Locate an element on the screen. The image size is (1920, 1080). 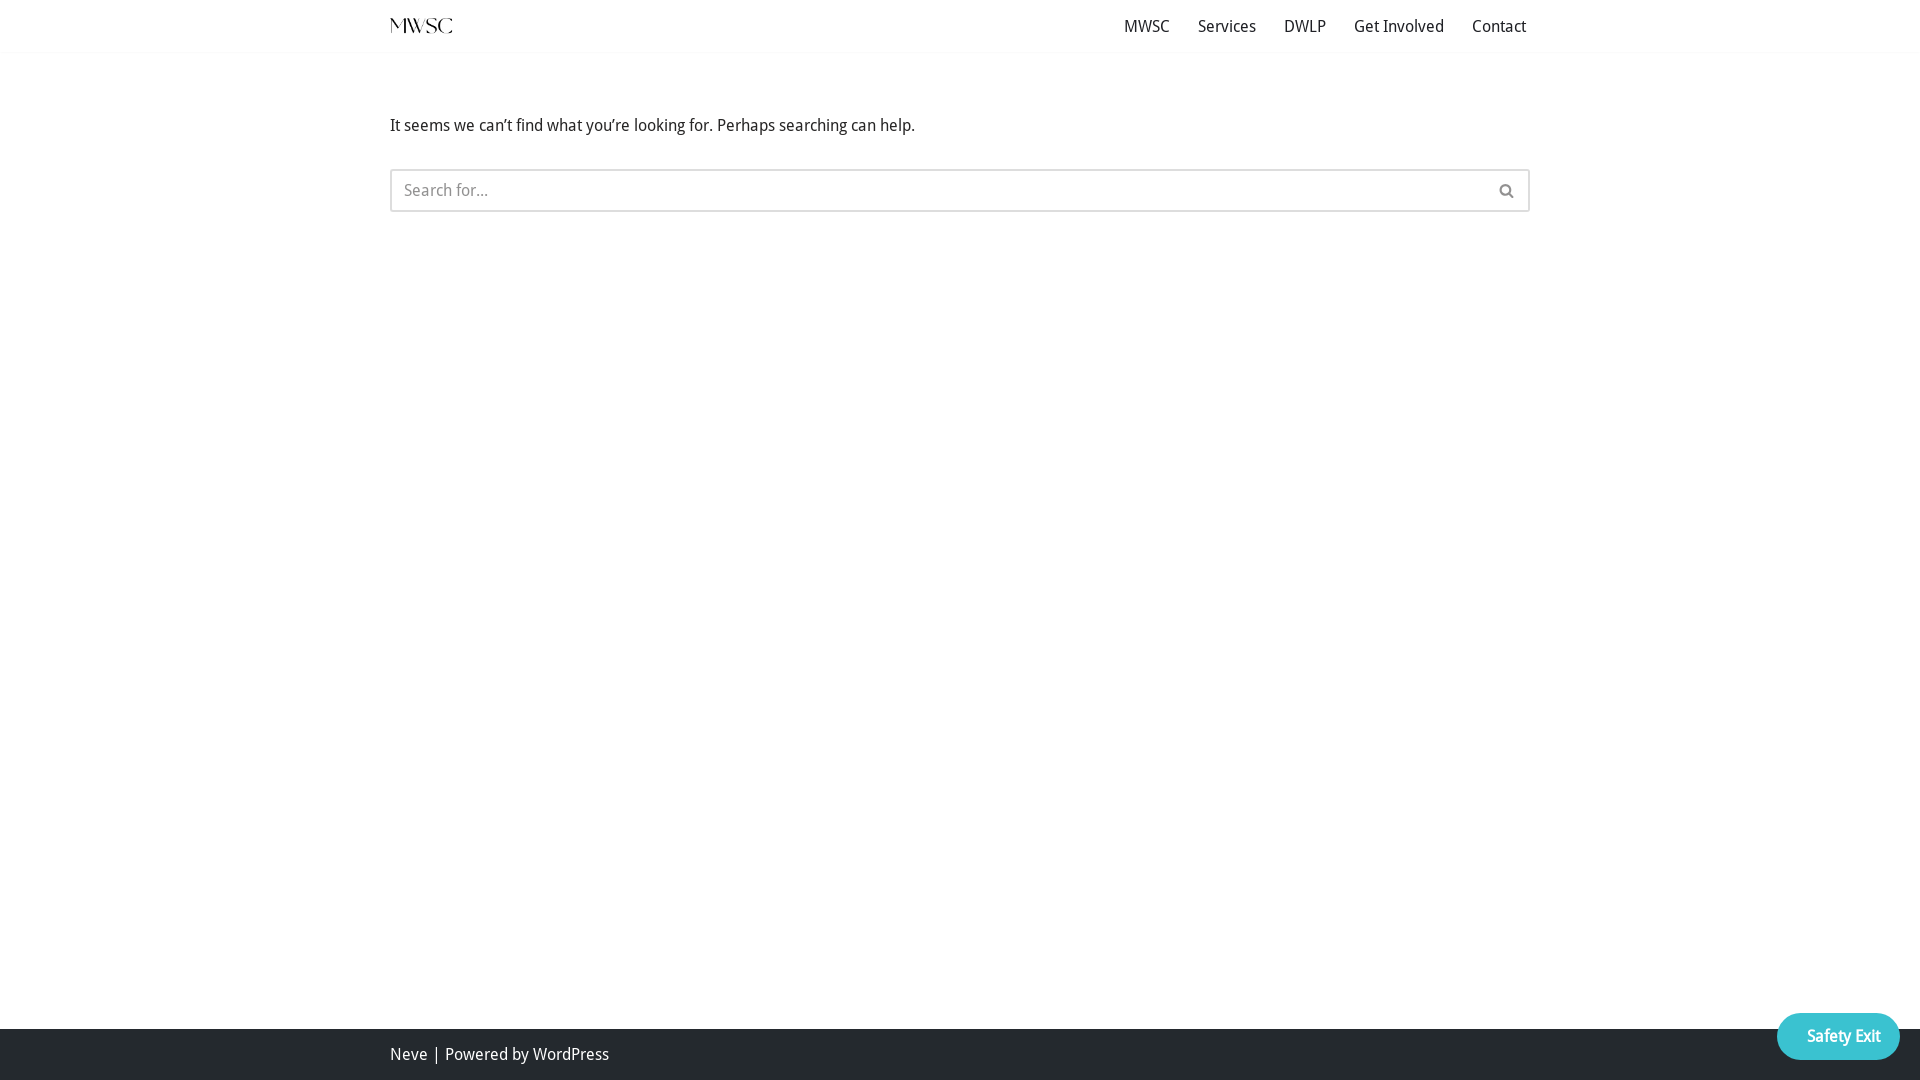
'WordPress' is located at coordinates (570, 1053).